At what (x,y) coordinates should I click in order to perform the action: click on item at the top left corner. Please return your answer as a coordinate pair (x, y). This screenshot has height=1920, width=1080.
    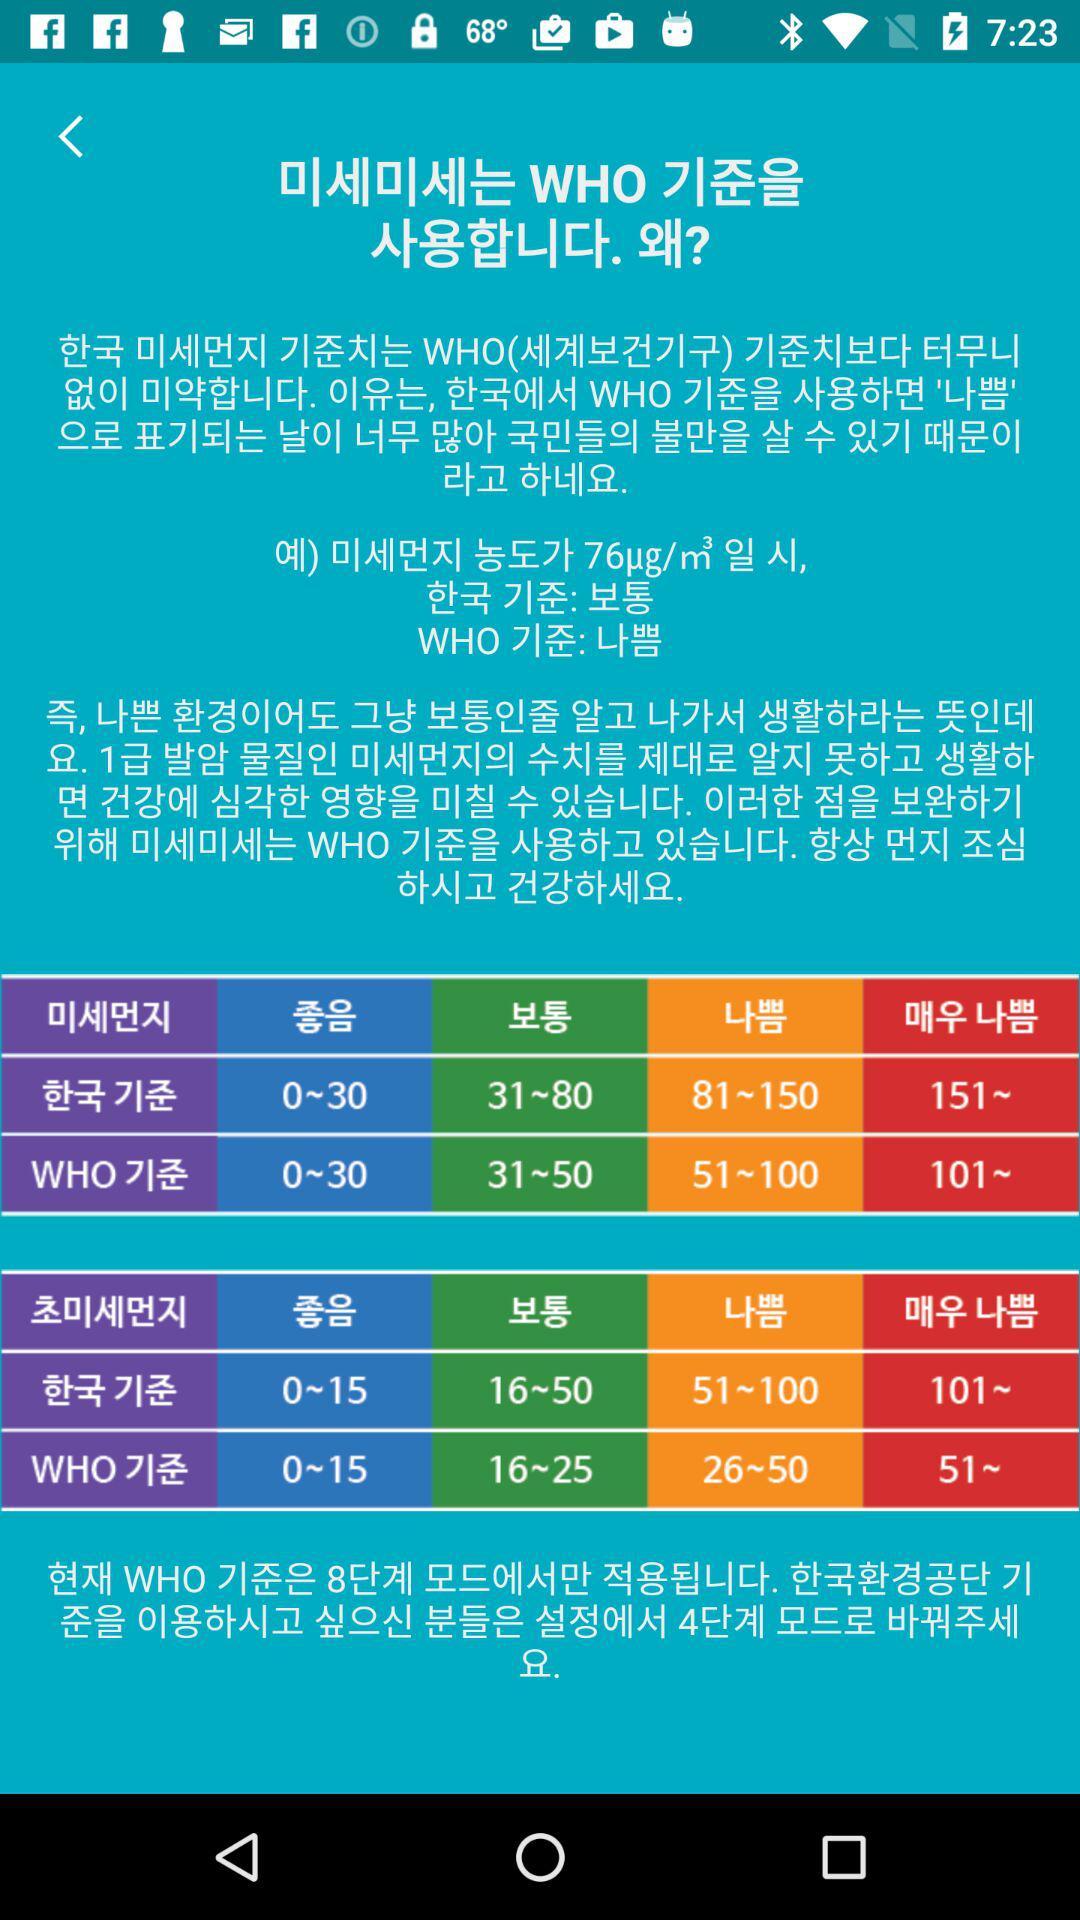
    Looking at the image, I should click on (72, 135).